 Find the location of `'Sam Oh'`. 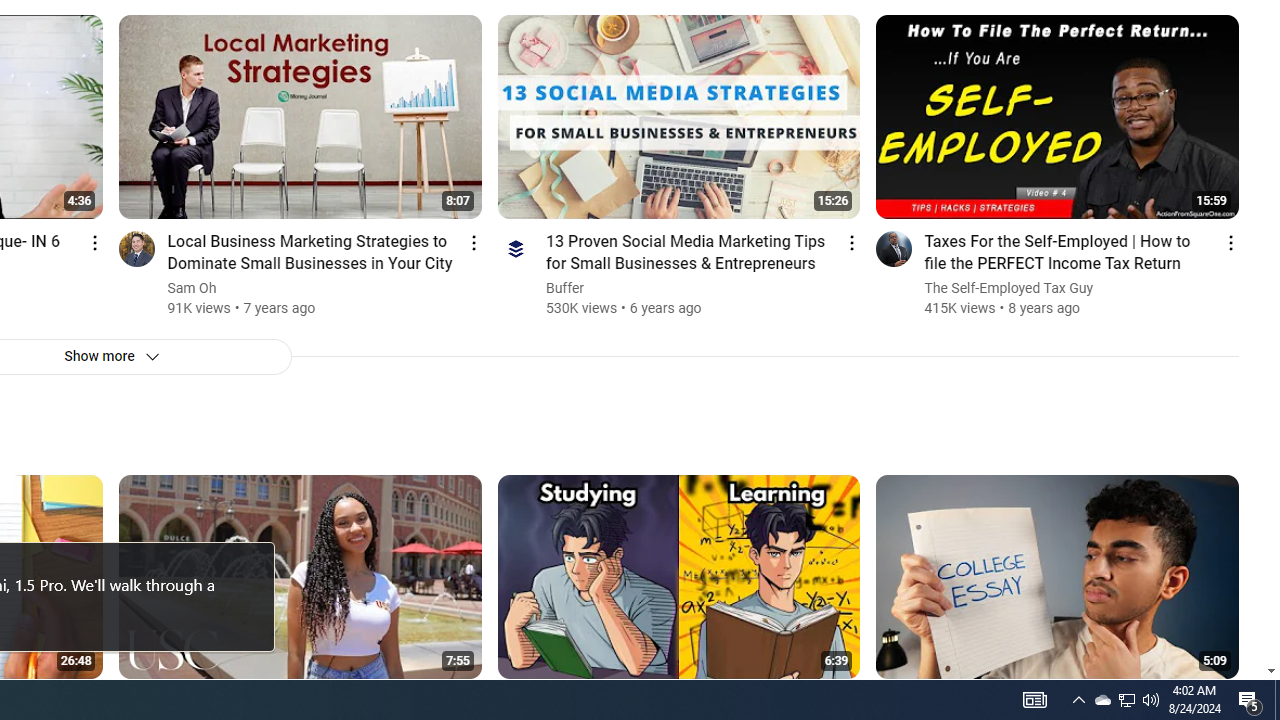

'Sam Oh' is located at coordinates (192, 288).